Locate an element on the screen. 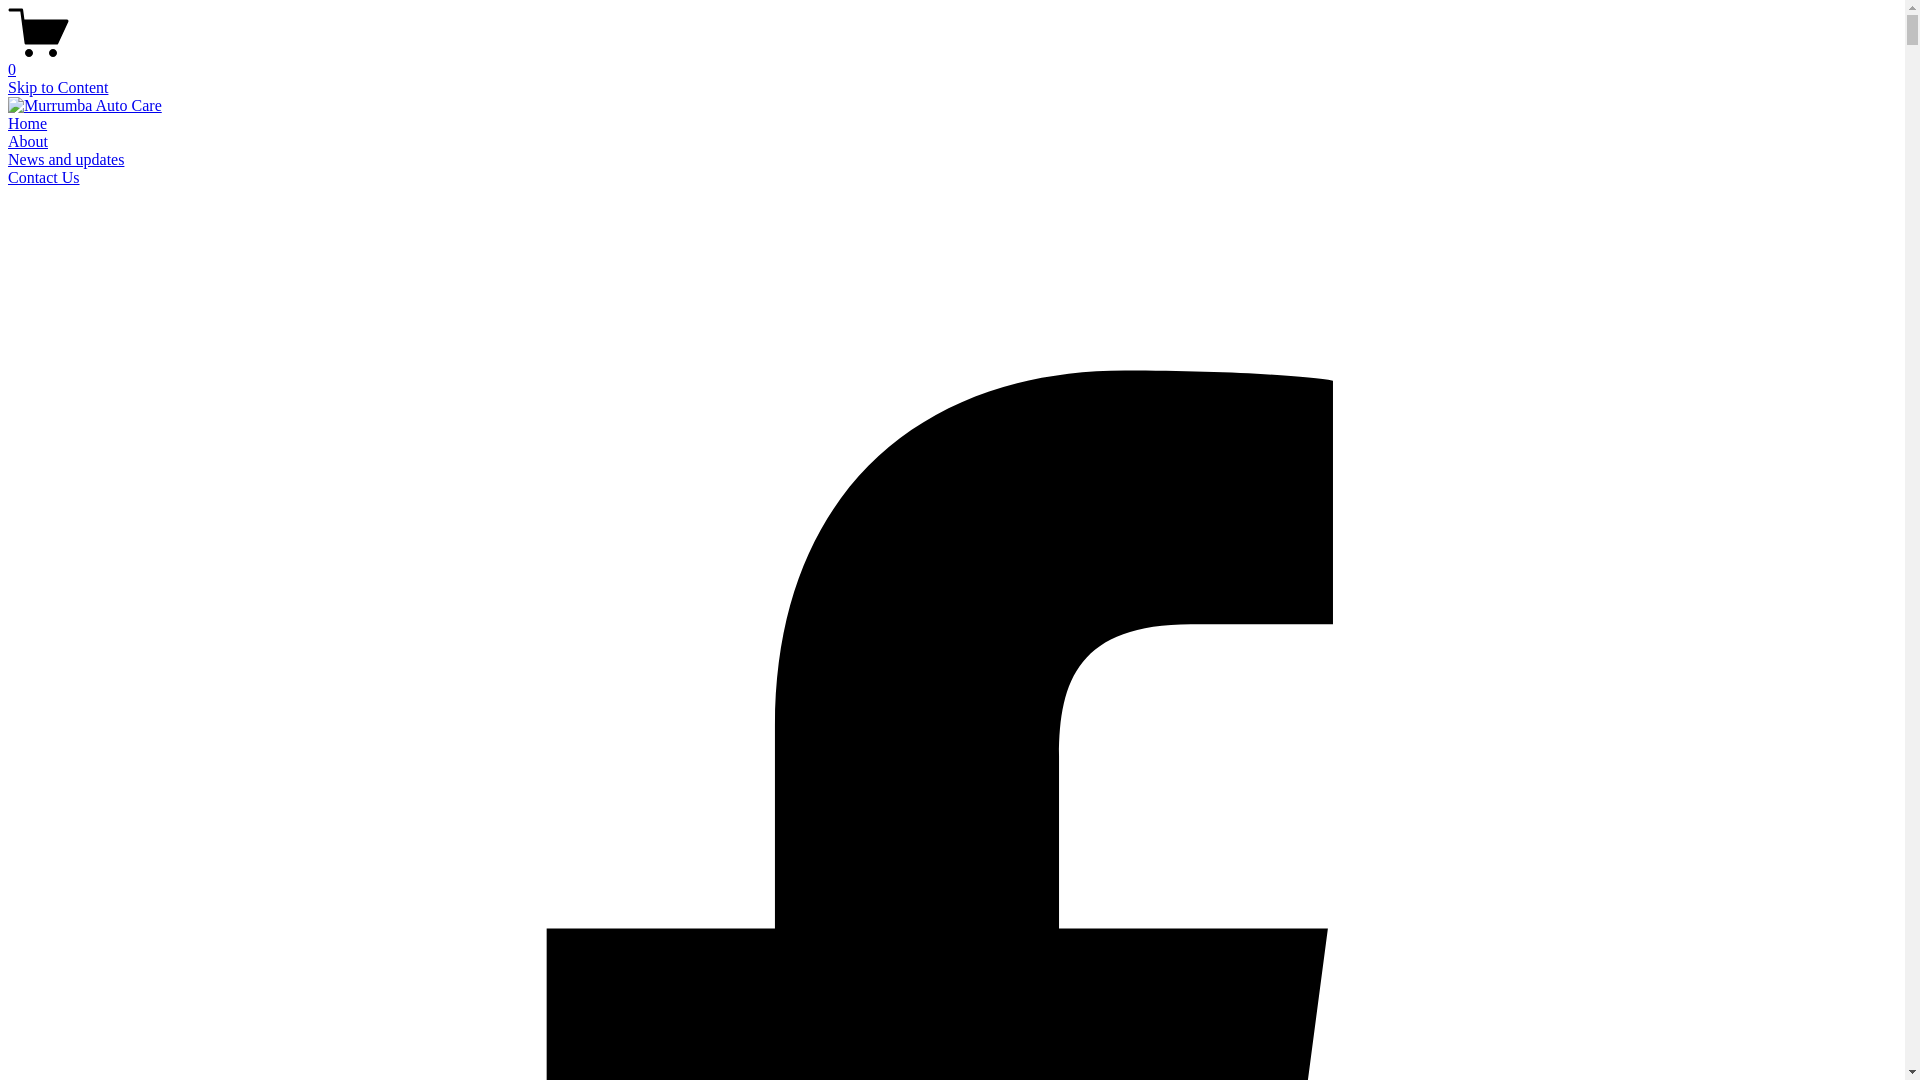 The width and height of the screenshot is (1920, 1080). '0' is located at coordinates (951, 60).